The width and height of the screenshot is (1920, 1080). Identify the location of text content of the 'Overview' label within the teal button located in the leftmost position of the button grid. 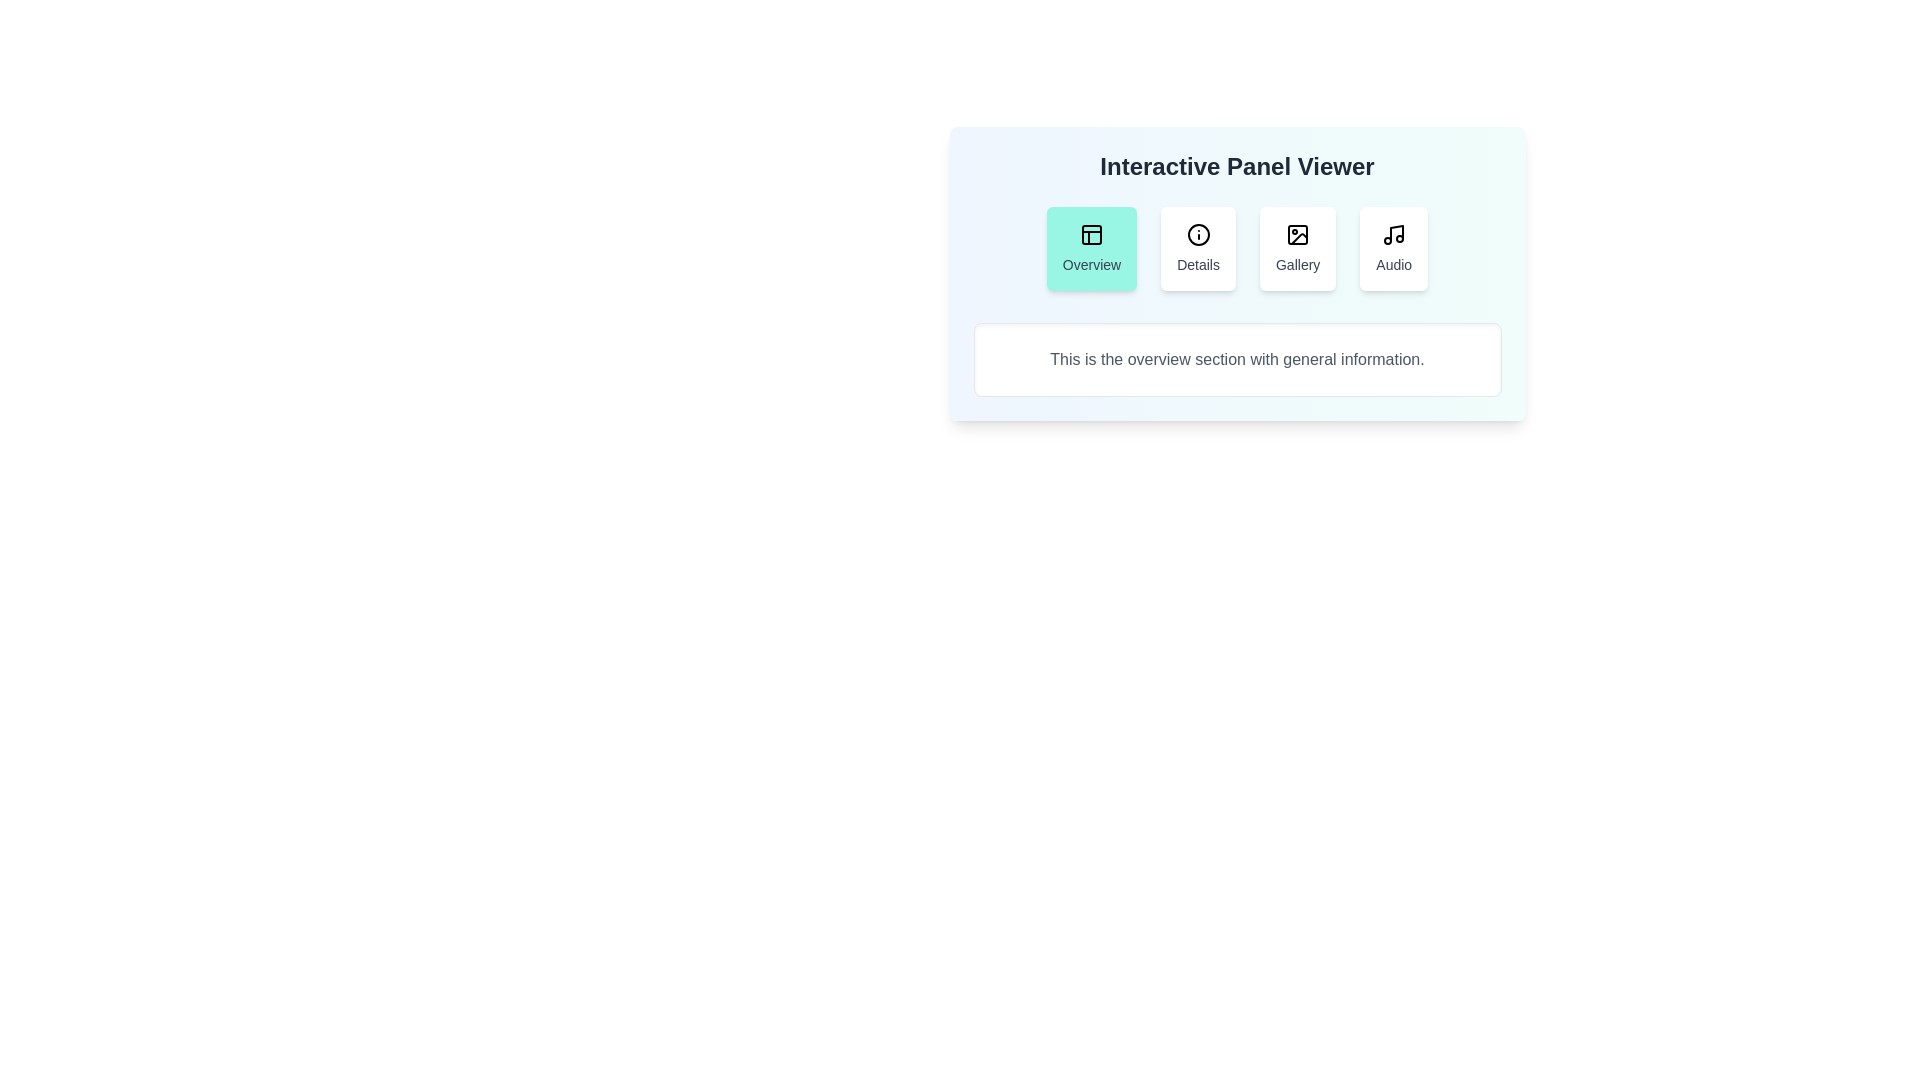
(1091, 264).